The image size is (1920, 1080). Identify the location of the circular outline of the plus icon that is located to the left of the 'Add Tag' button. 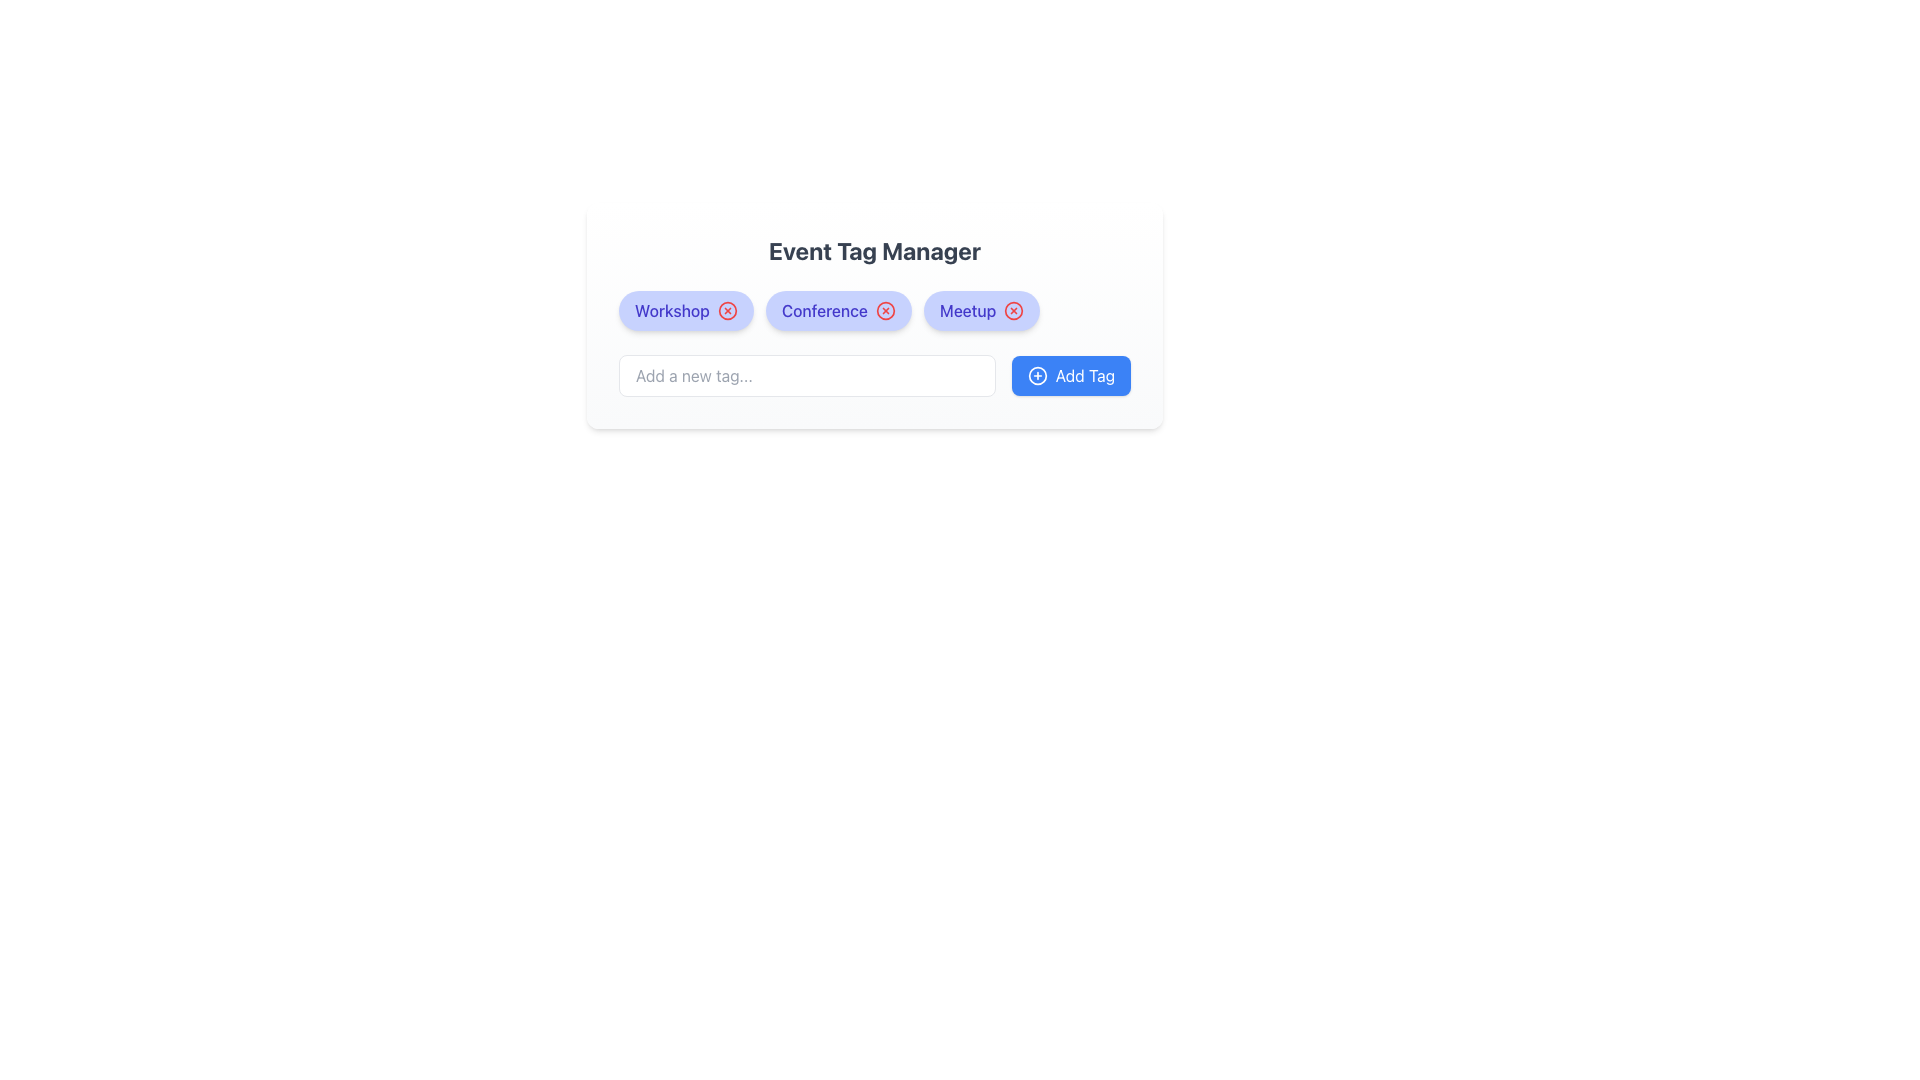
(1037, 375).